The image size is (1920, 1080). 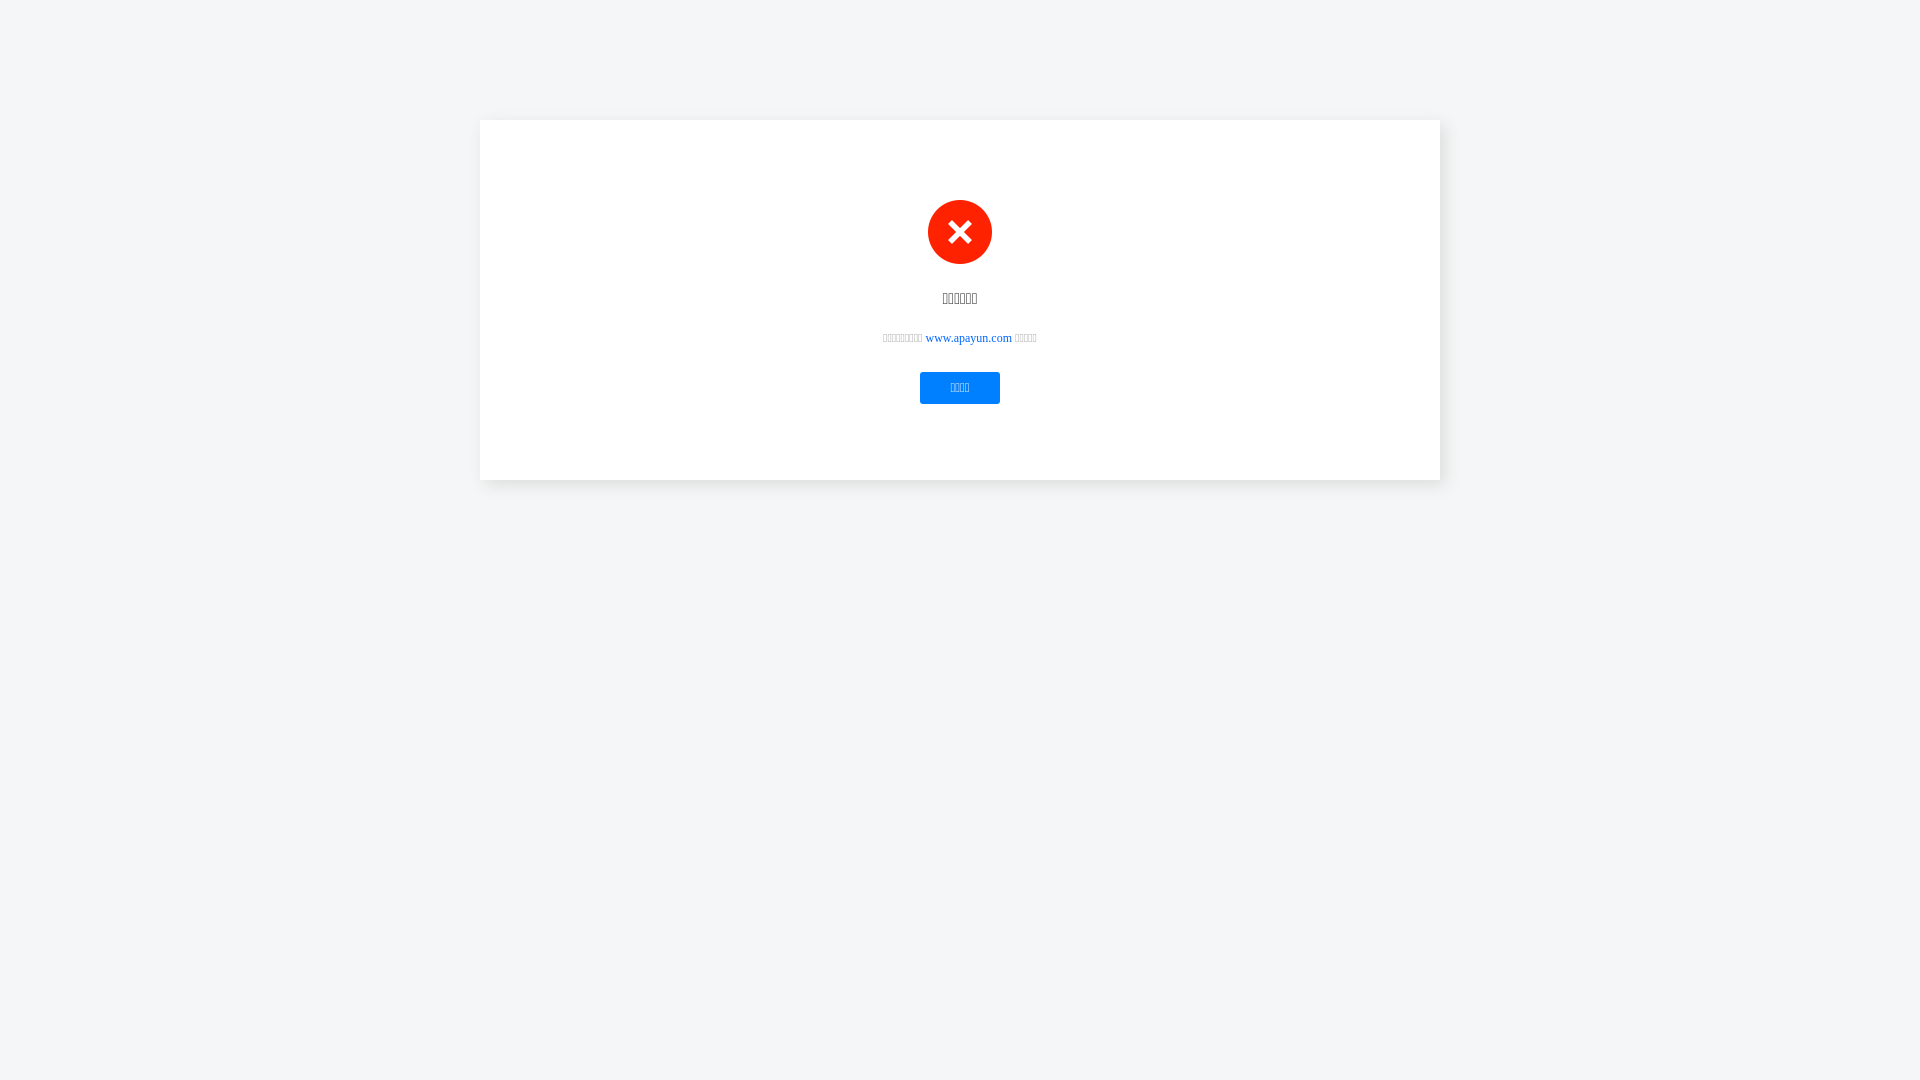 What do you see at coordinates (969, 337) in the screenshot?
I see `'www.apayun.com'` at bounding box center [969, 337].